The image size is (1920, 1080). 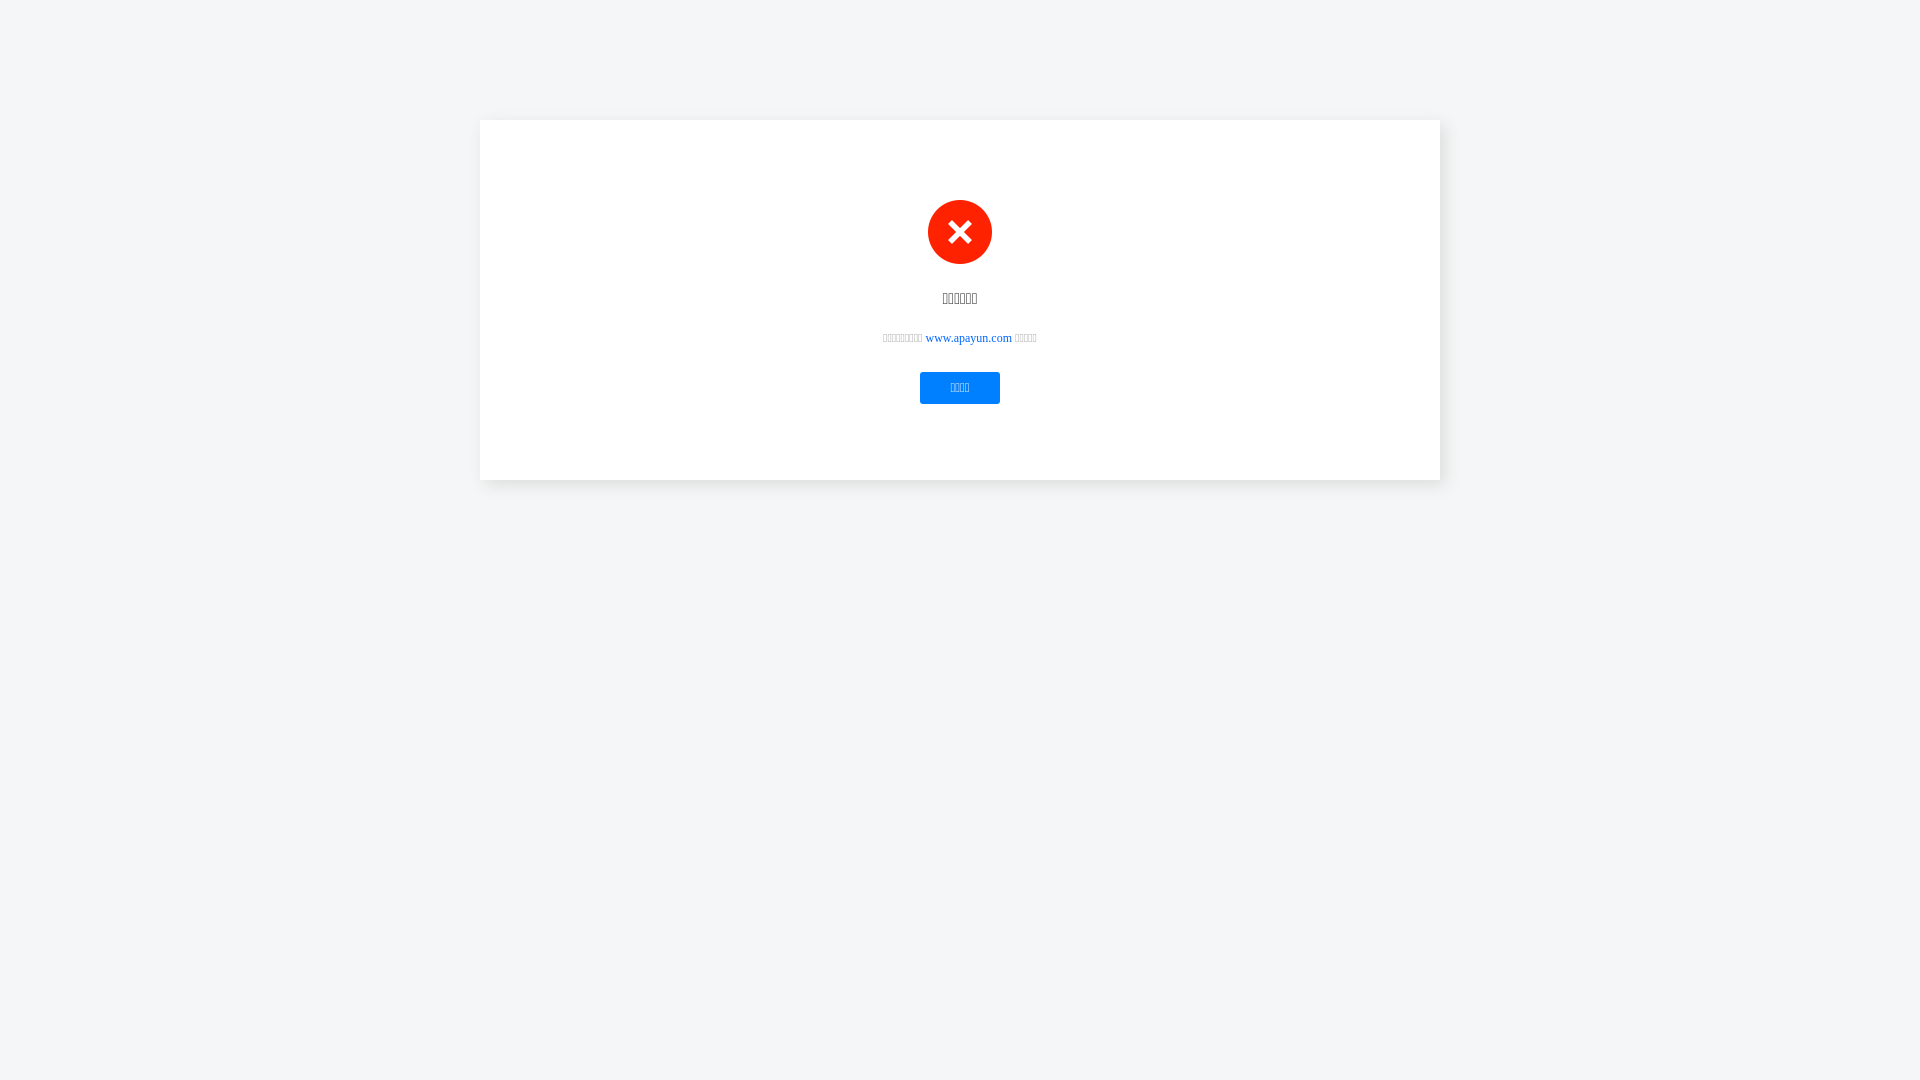 What do you see at coordinates (969, 337) in the screenshot?
I see `'www.apayun.com'` at bounding box center [969, 337].